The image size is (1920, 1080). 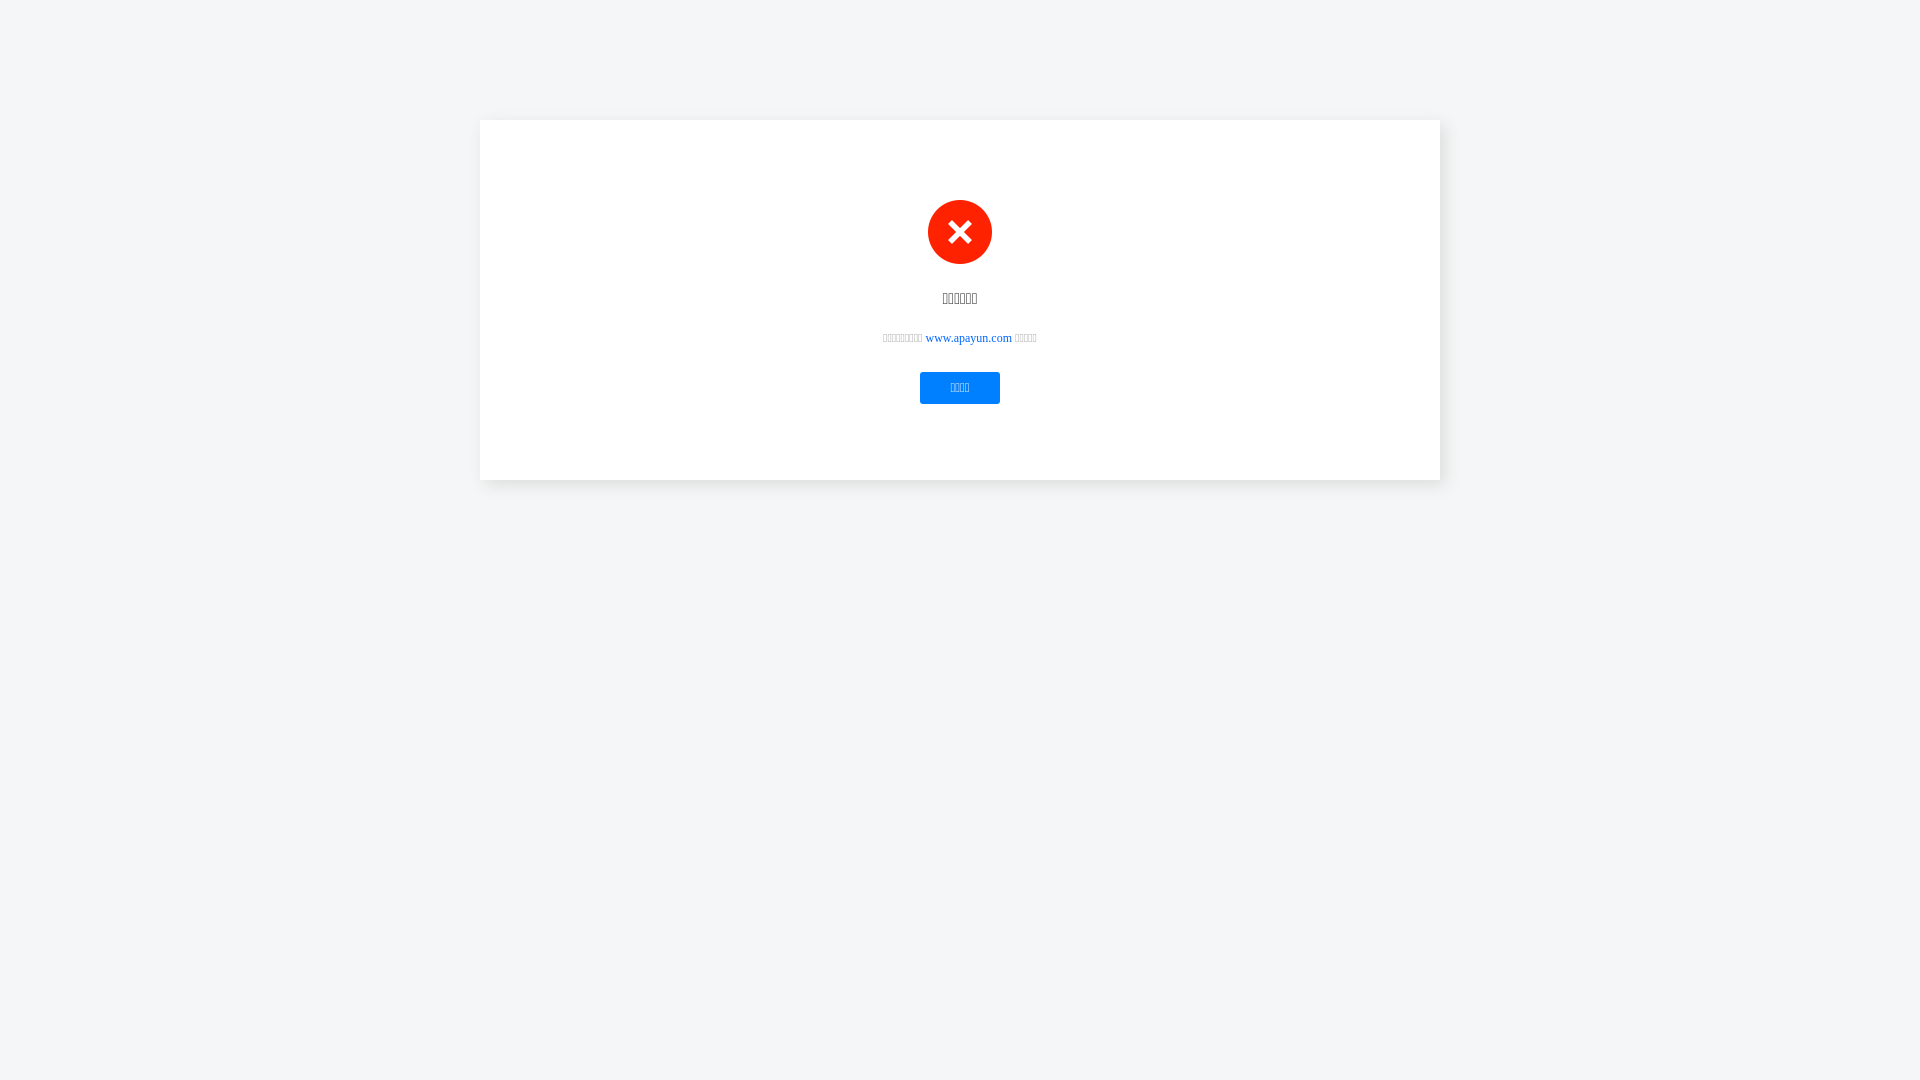 What do you see at coordinates (969, 337) in the screenshot?
I see `'www.apayun.com'` at bounding box center [969, 337].